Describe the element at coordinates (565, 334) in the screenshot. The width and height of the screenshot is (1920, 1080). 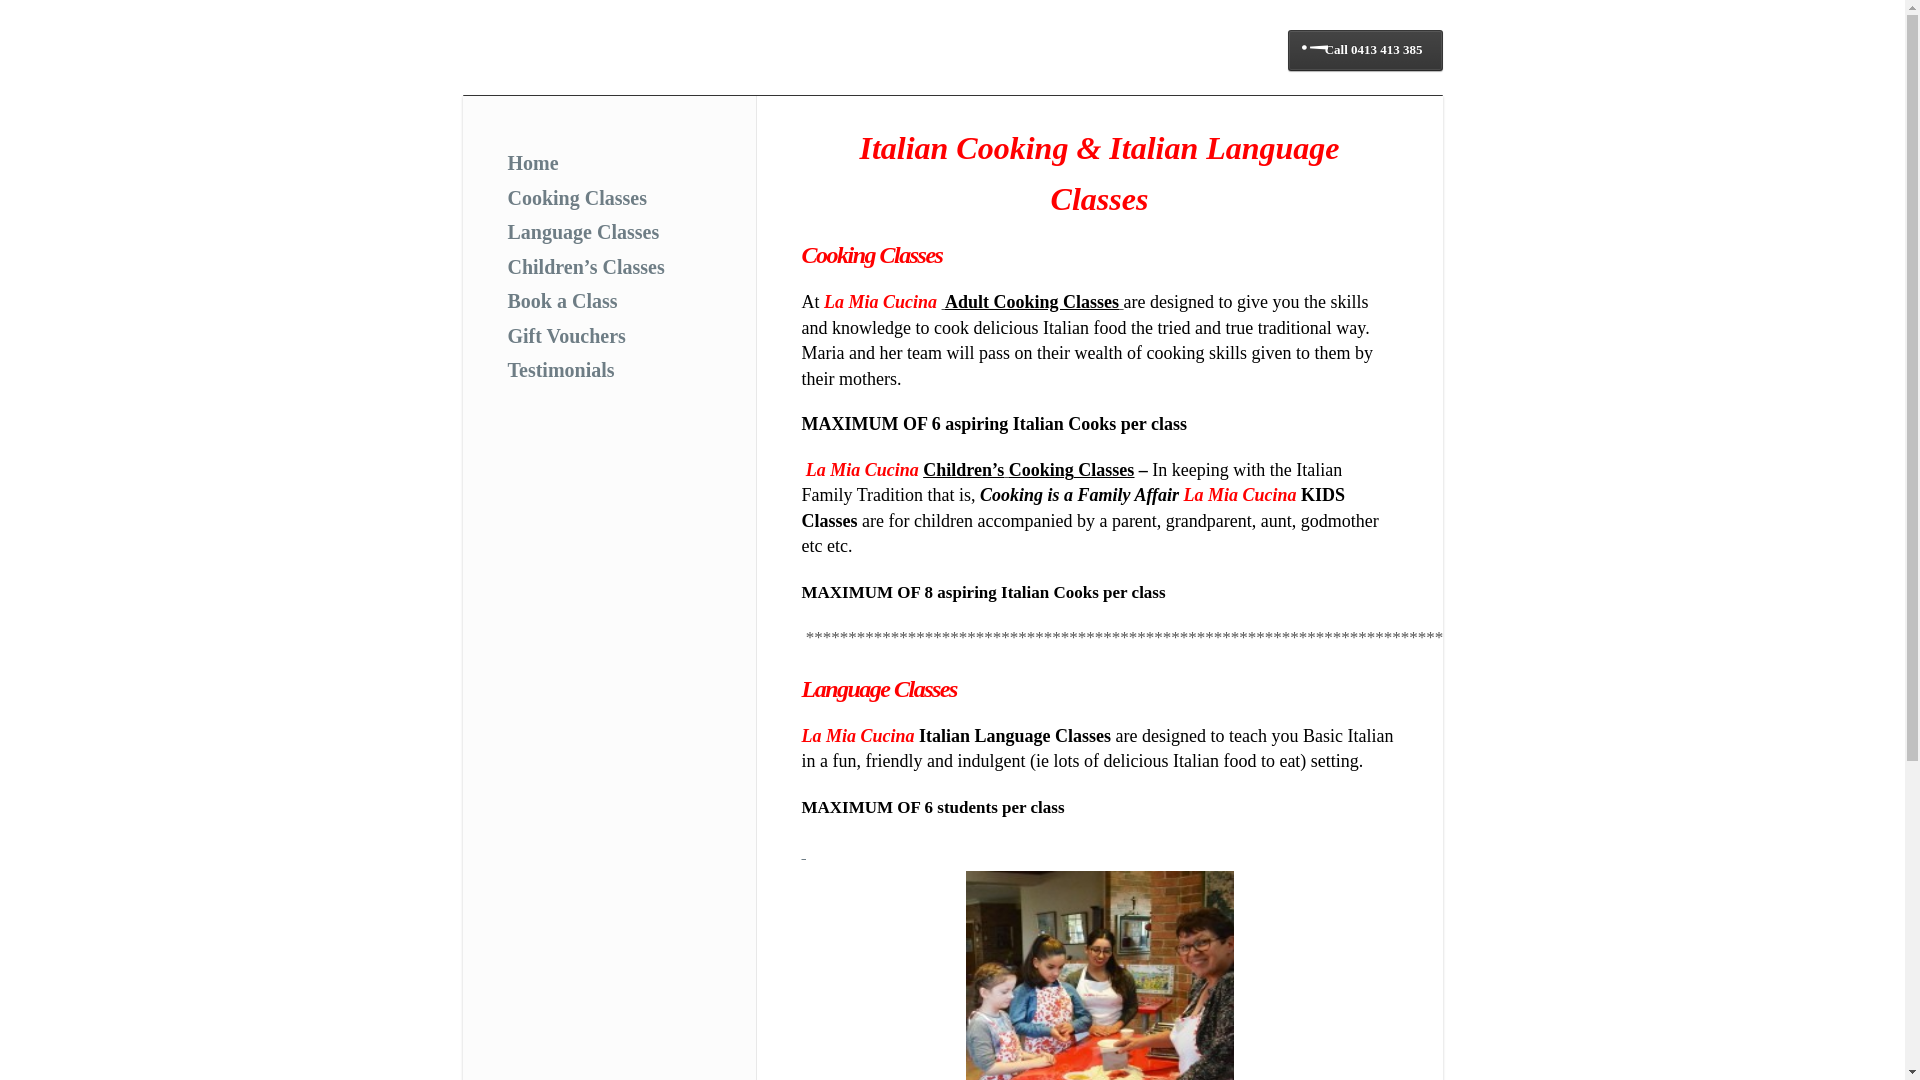
I see `'Gift Vouchers'` at that location.